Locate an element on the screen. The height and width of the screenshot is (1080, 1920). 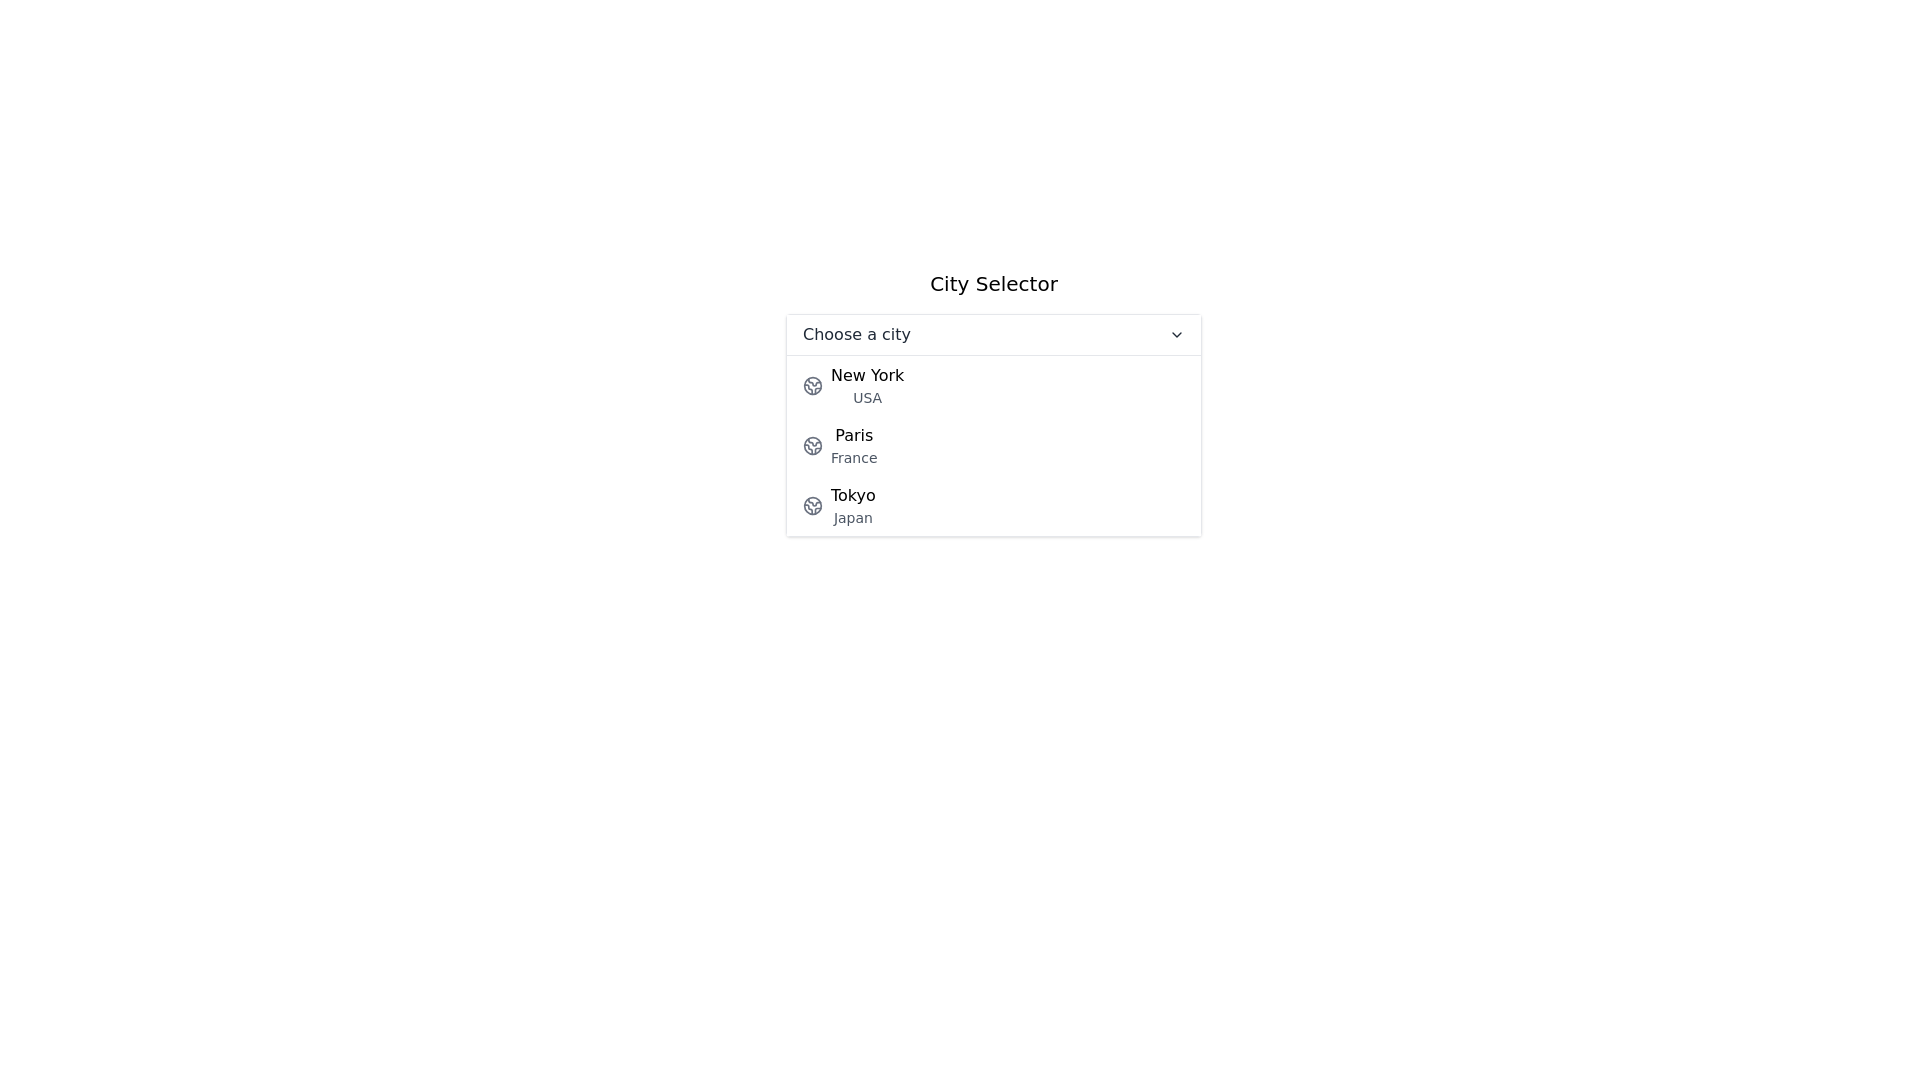
the small SVG chevron-down icon located to the right of the text 'Choose a city' is located at coordinates (1176, 334).